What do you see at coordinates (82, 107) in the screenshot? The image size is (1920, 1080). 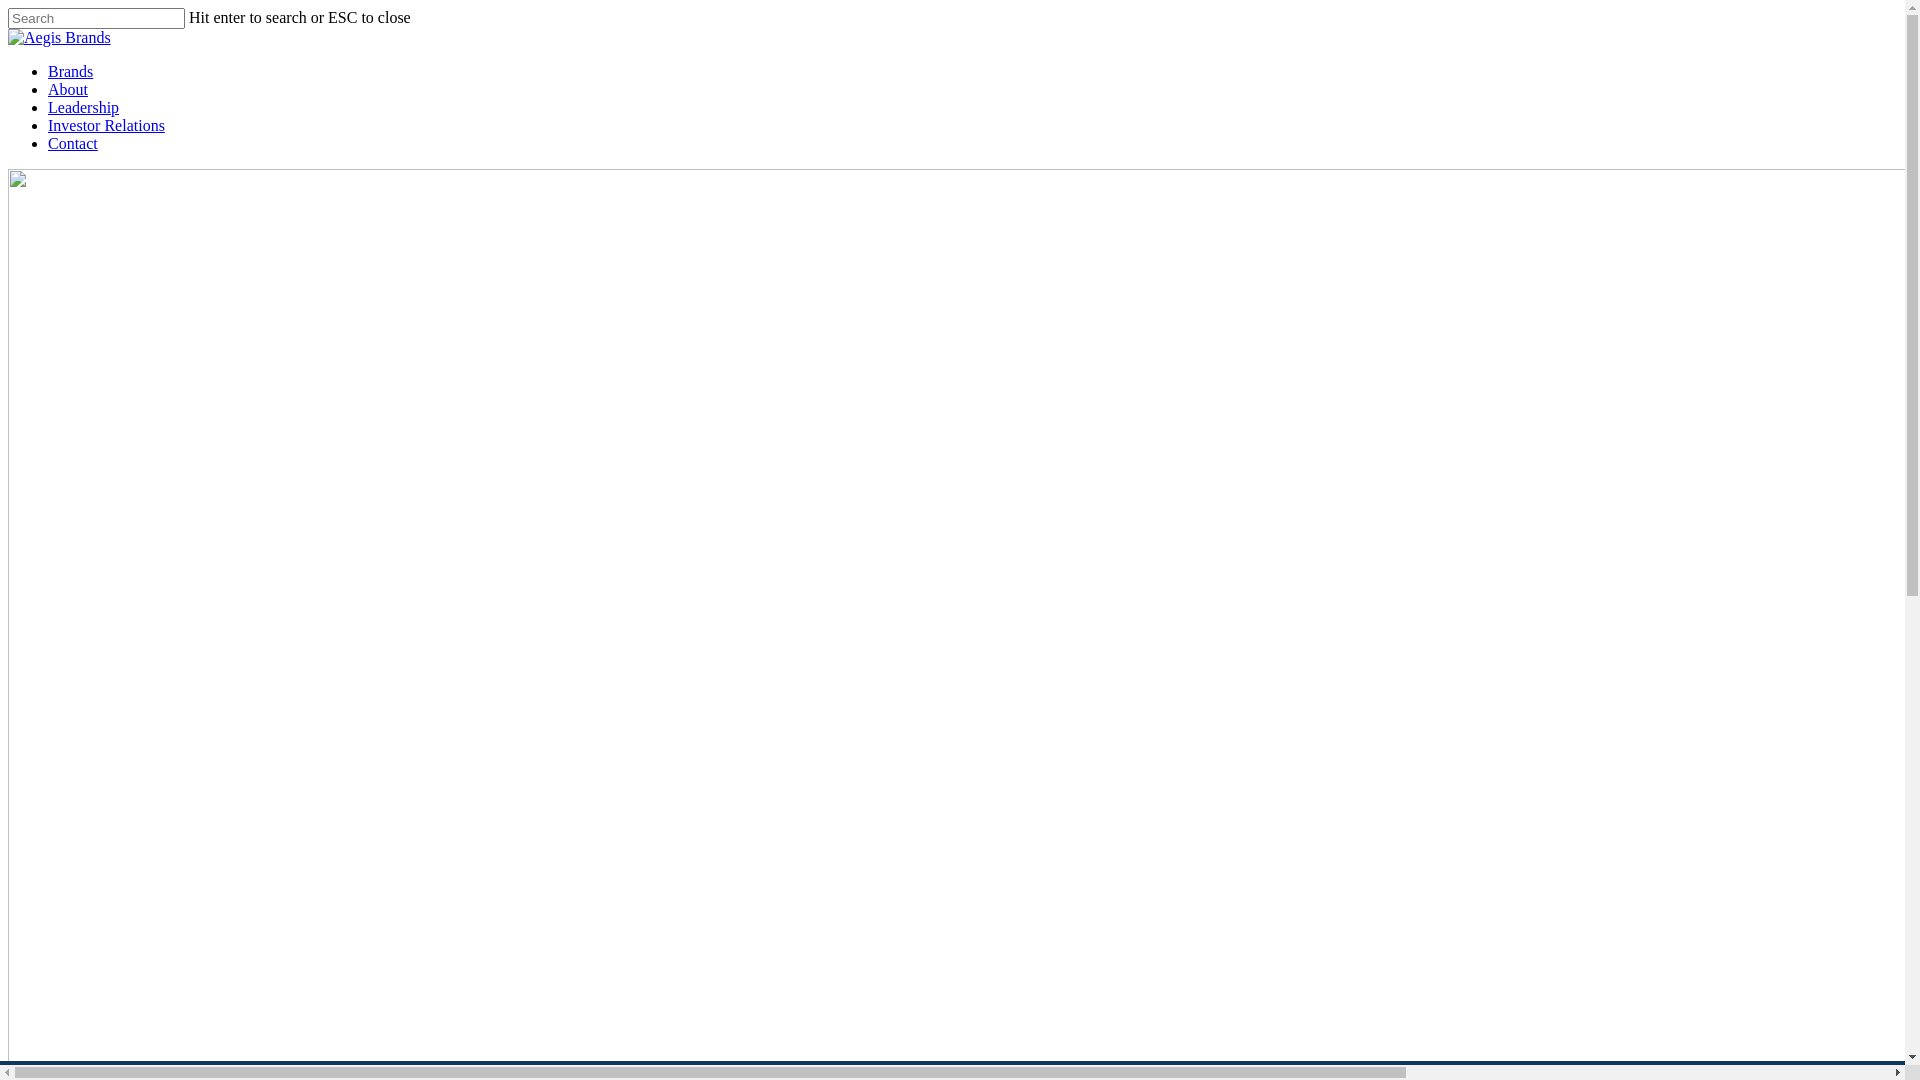 I see `'Leadership'` at bounding box center [82, 107].